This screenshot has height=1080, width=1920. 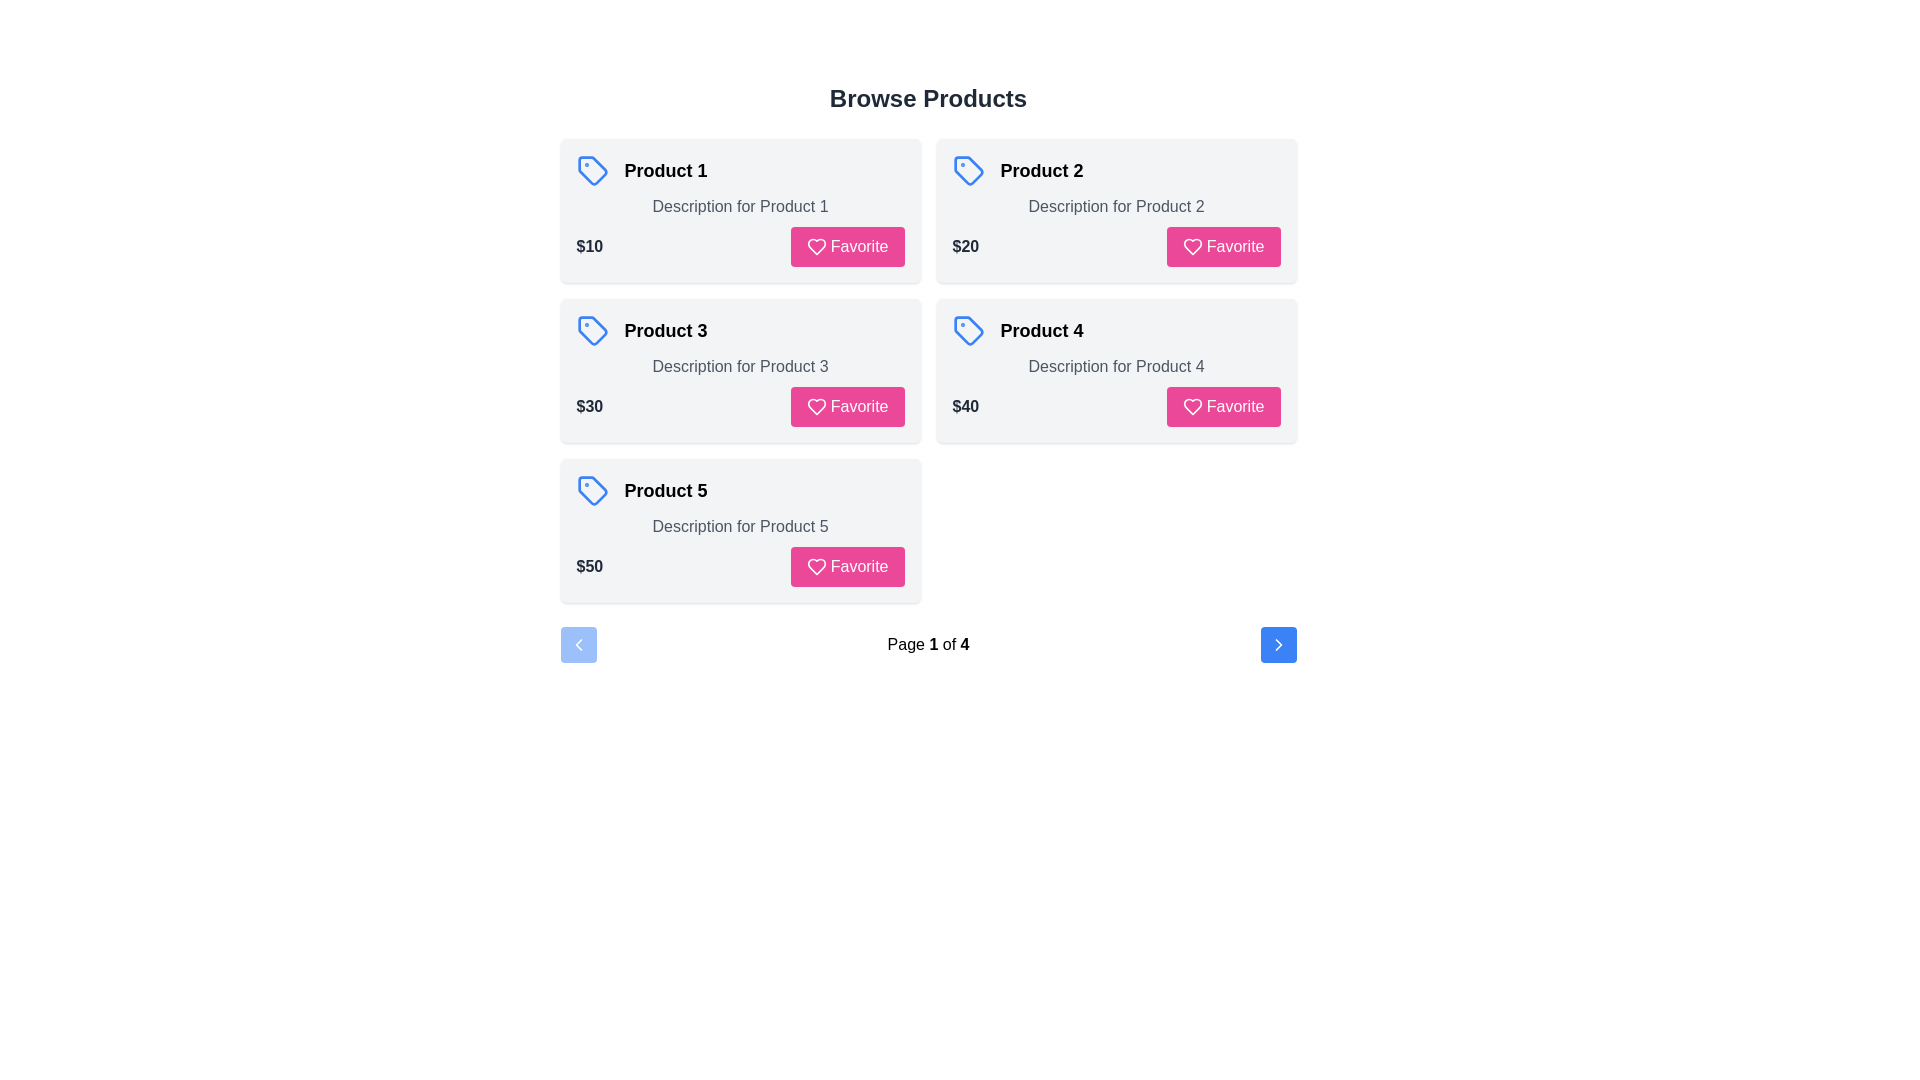 I want to click on the static text element displaying the digit '1', which indicates the current page number in the format 'Page 1 of 4', so click(x=932, y=644).